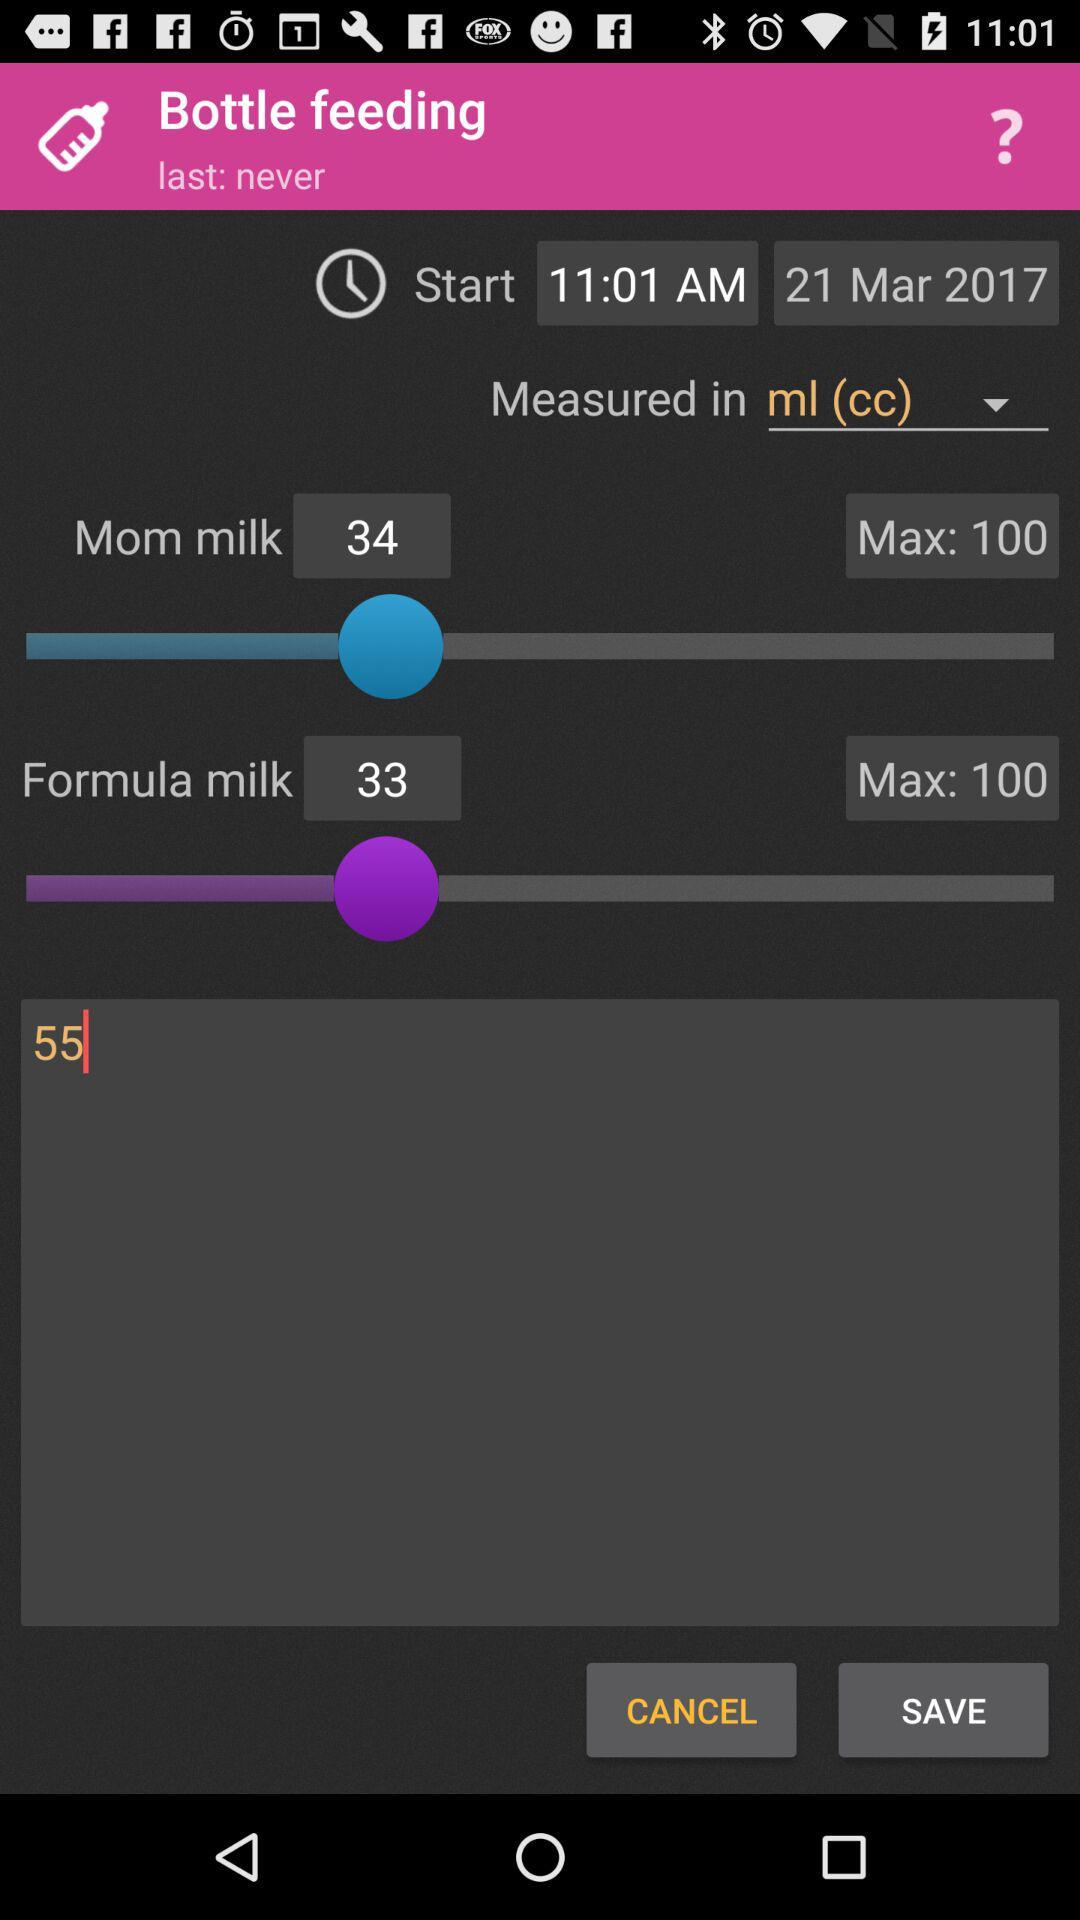  What do you see at coordinates (1006, 135) in the screenshot?
I see `help menu` at bounding box center [1006, 135].